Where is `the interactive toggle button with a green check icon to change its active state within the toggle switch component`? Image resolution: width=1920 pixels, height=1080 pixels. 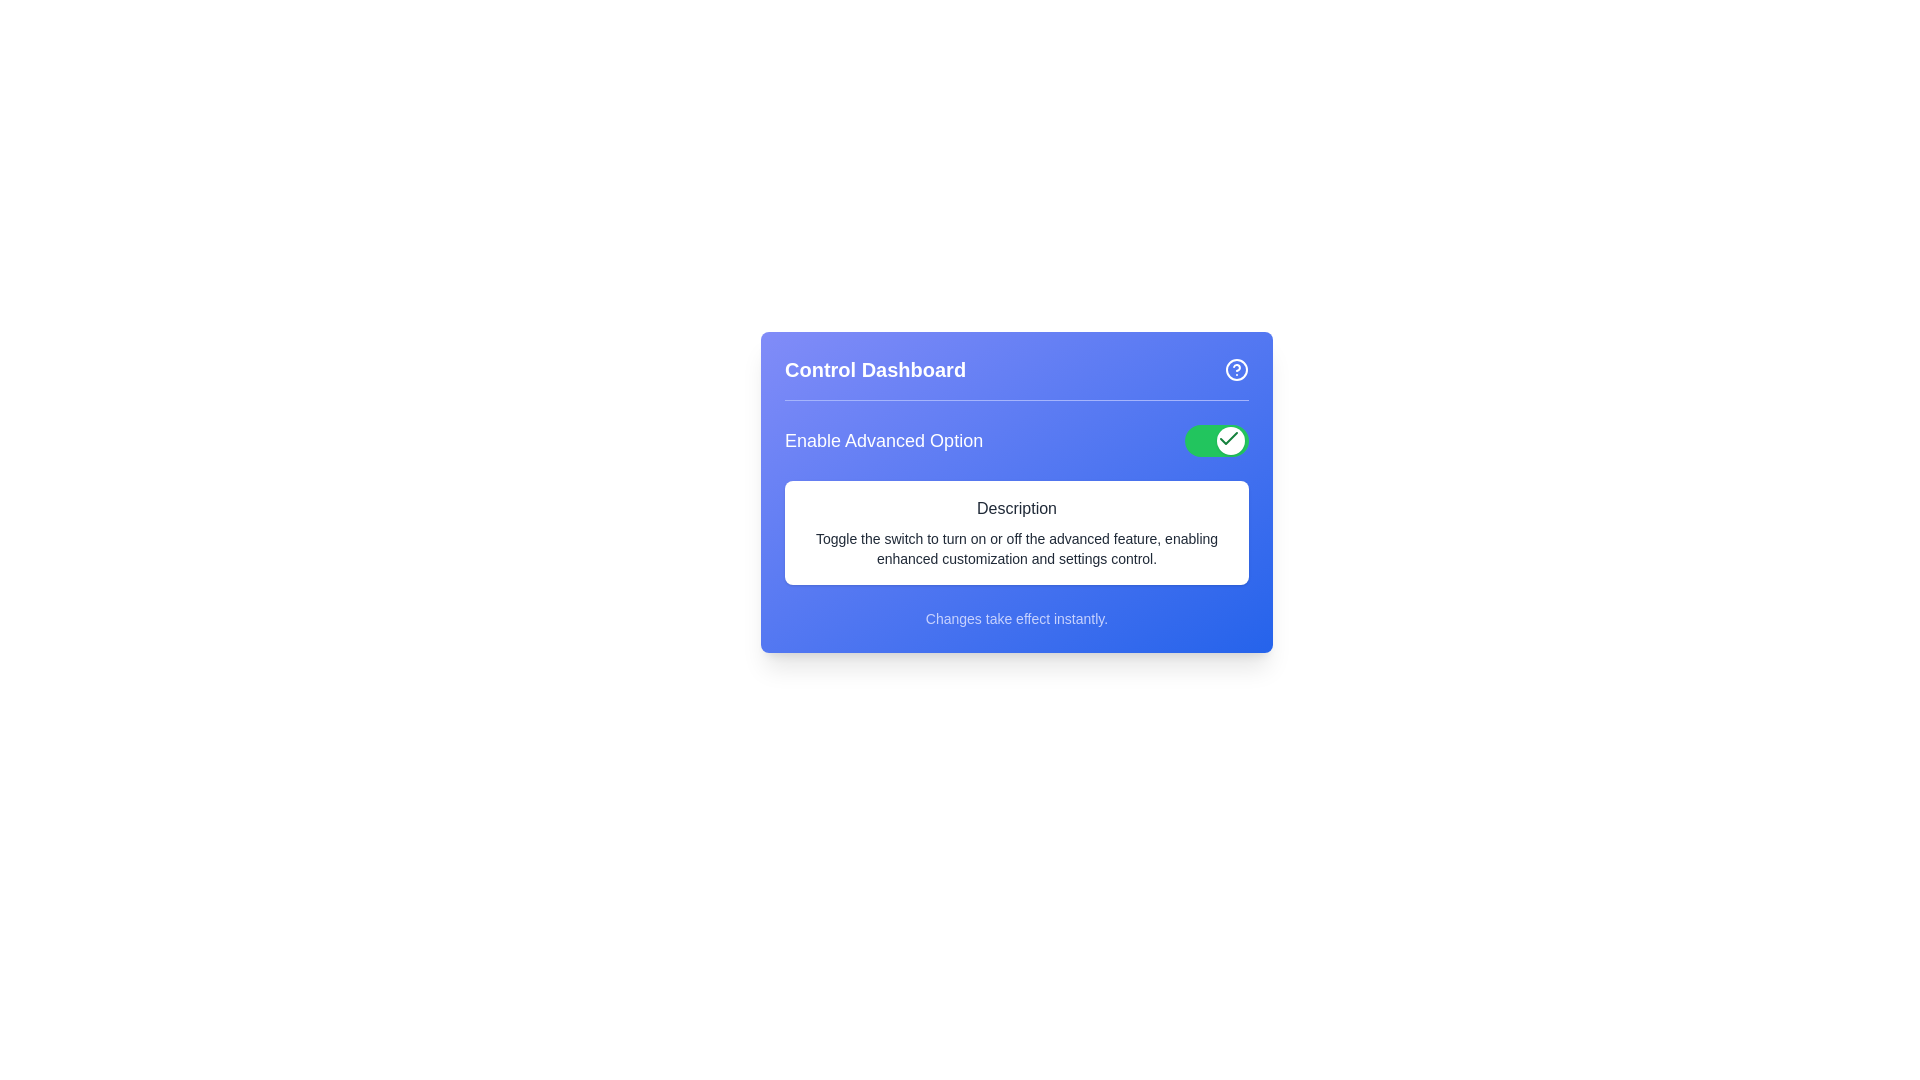
the interactive toggle button with a green check icon to change its active state within the toggle switch component is located at coordinates (1229, 439).